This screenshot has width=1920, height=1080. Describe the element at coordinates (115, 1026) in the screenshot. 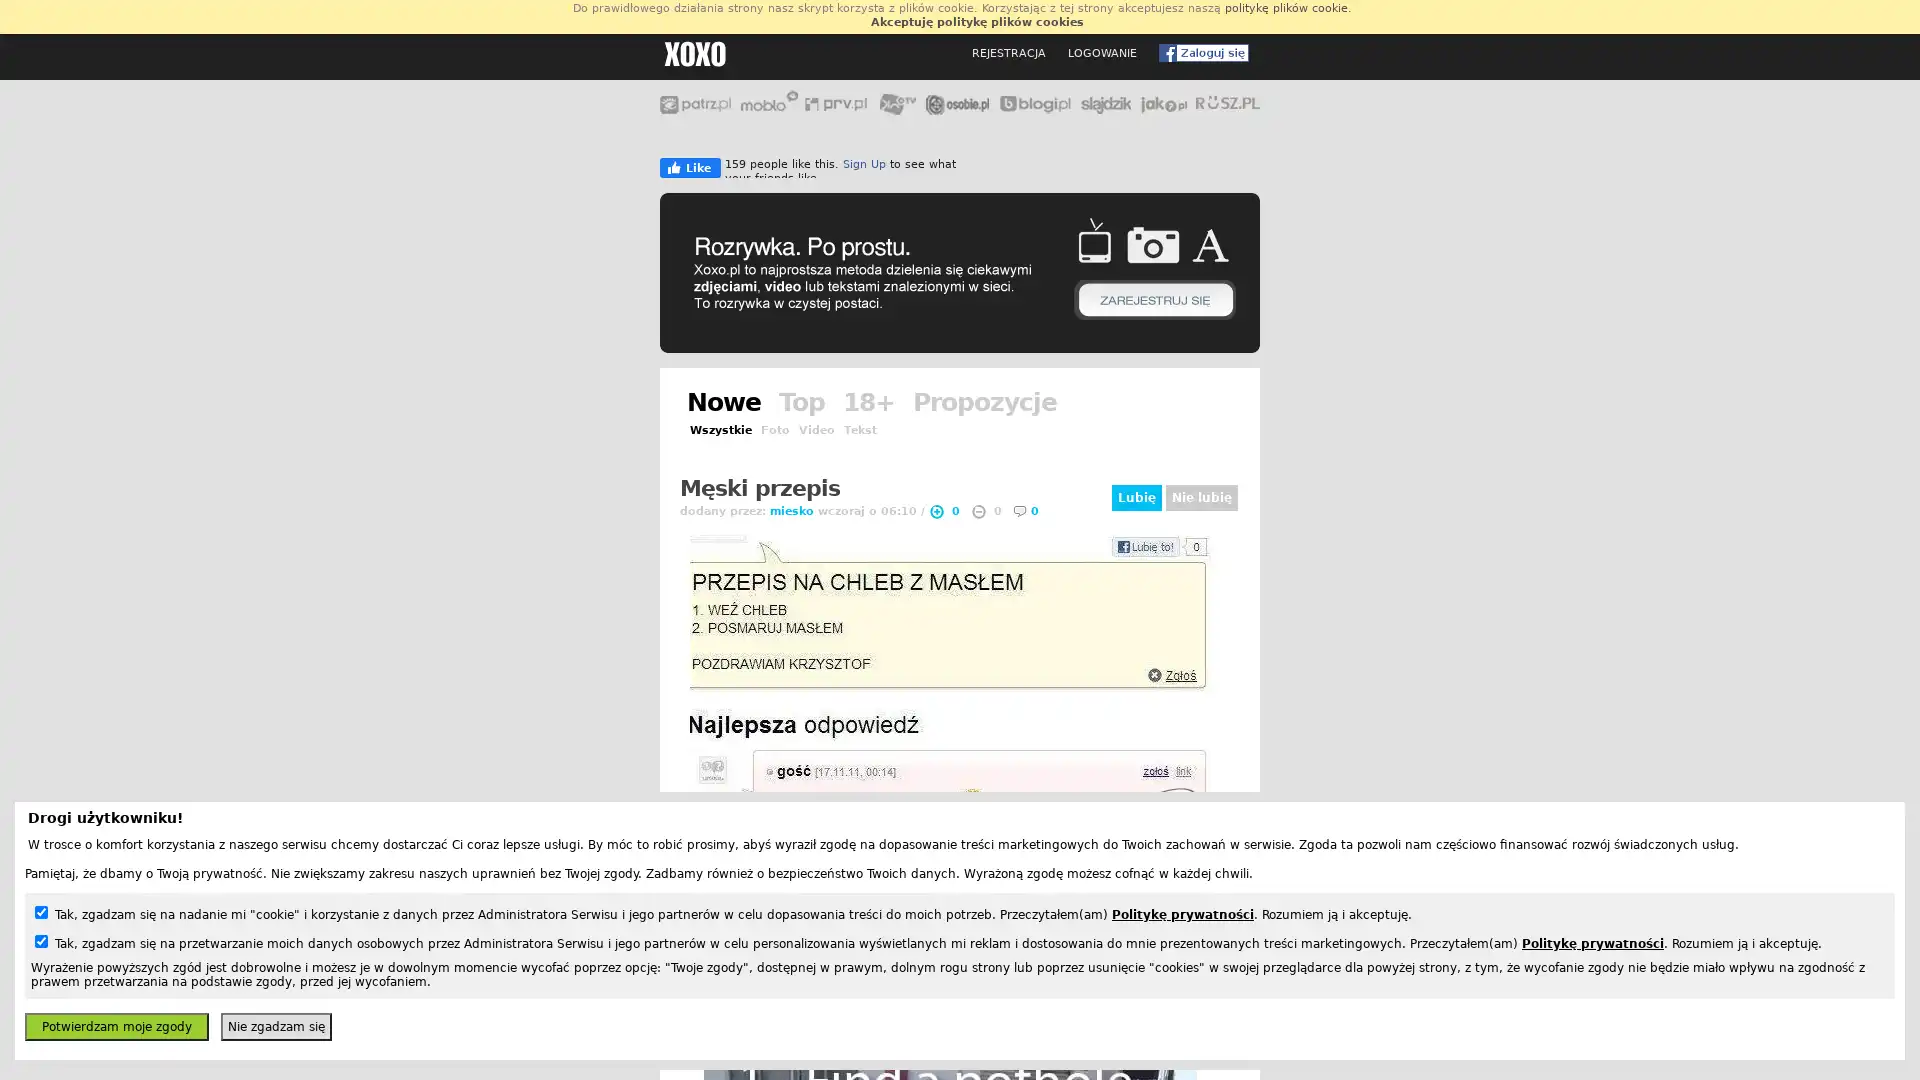

I see `Potwierdzam moje zgody` at that location.